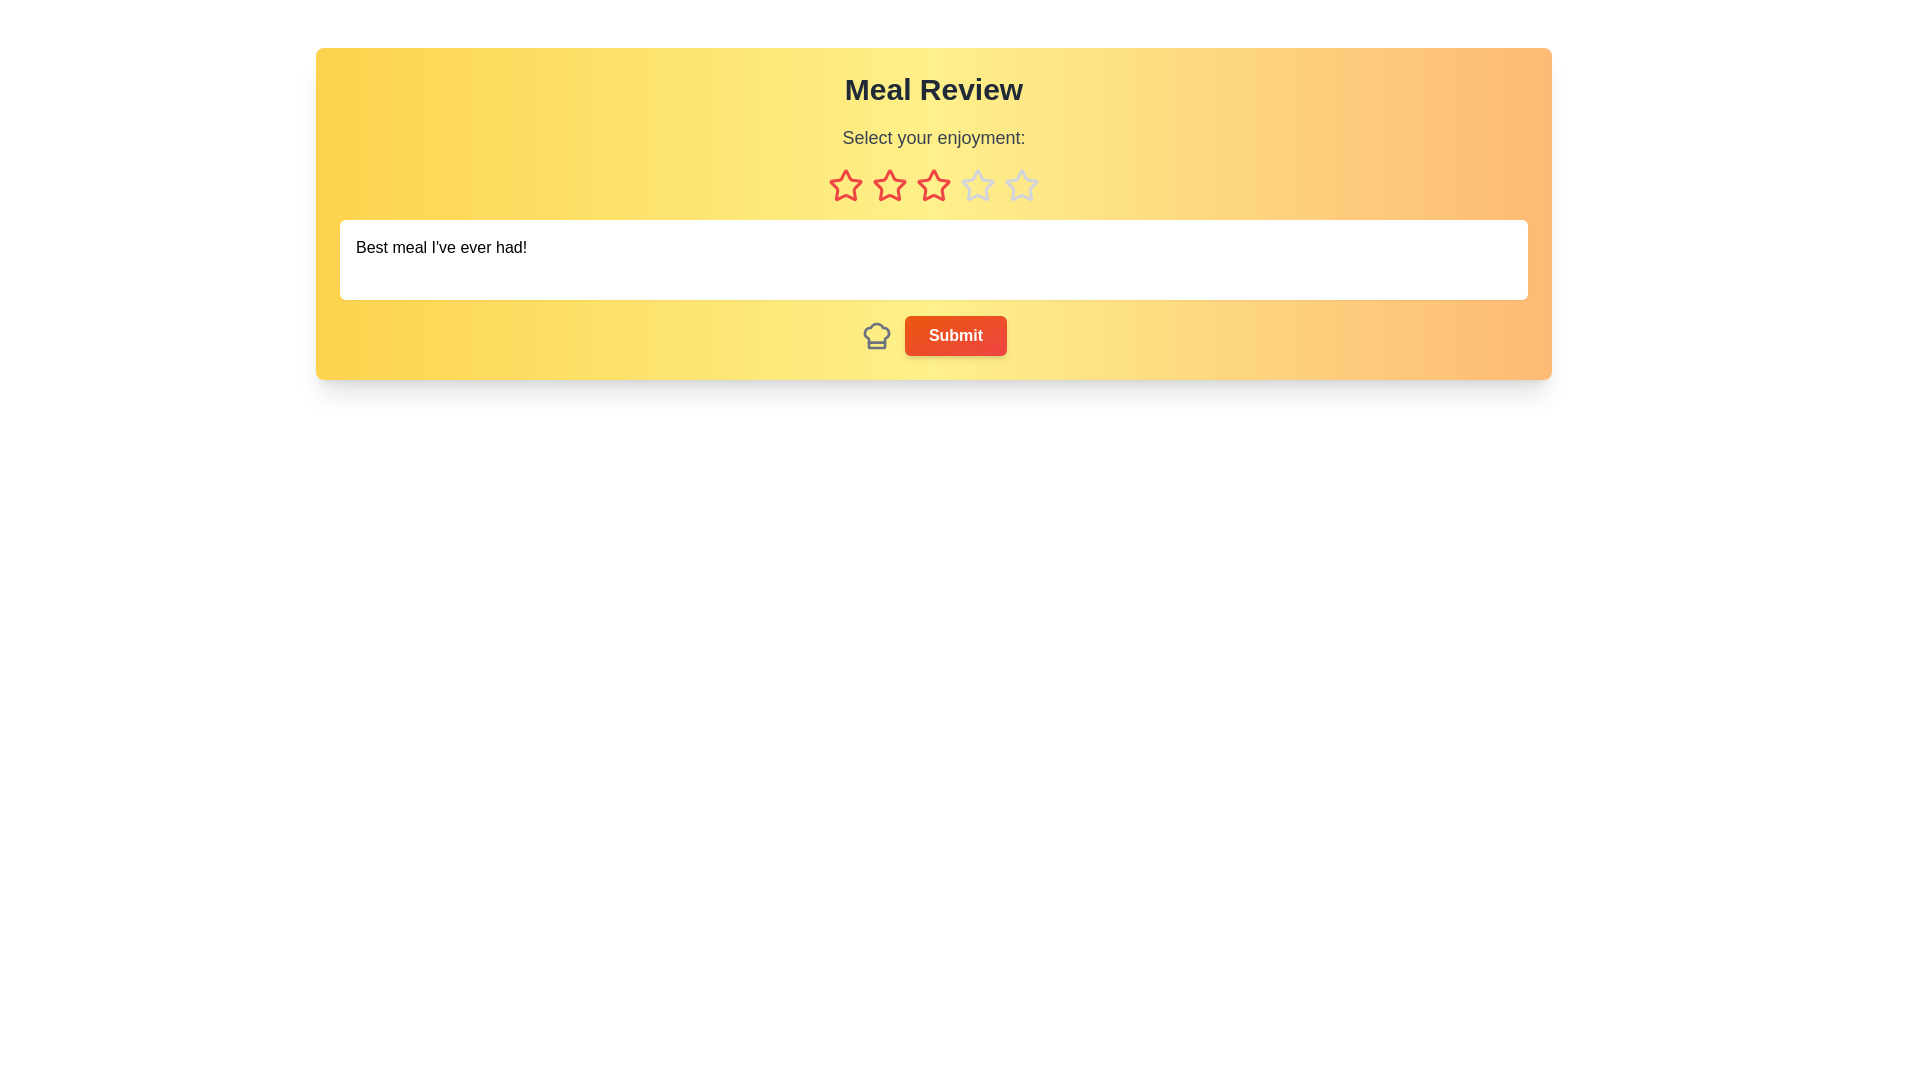 Image resolution: width=1920 pixels, height=1080 pixels. Describe the element at coordinates (845, 185) in the screenshot. I see `the first Rating star icon, which is a star with a red border and no fill color, located under the heading 'Select your enjoyment:' in the review section` at that location.